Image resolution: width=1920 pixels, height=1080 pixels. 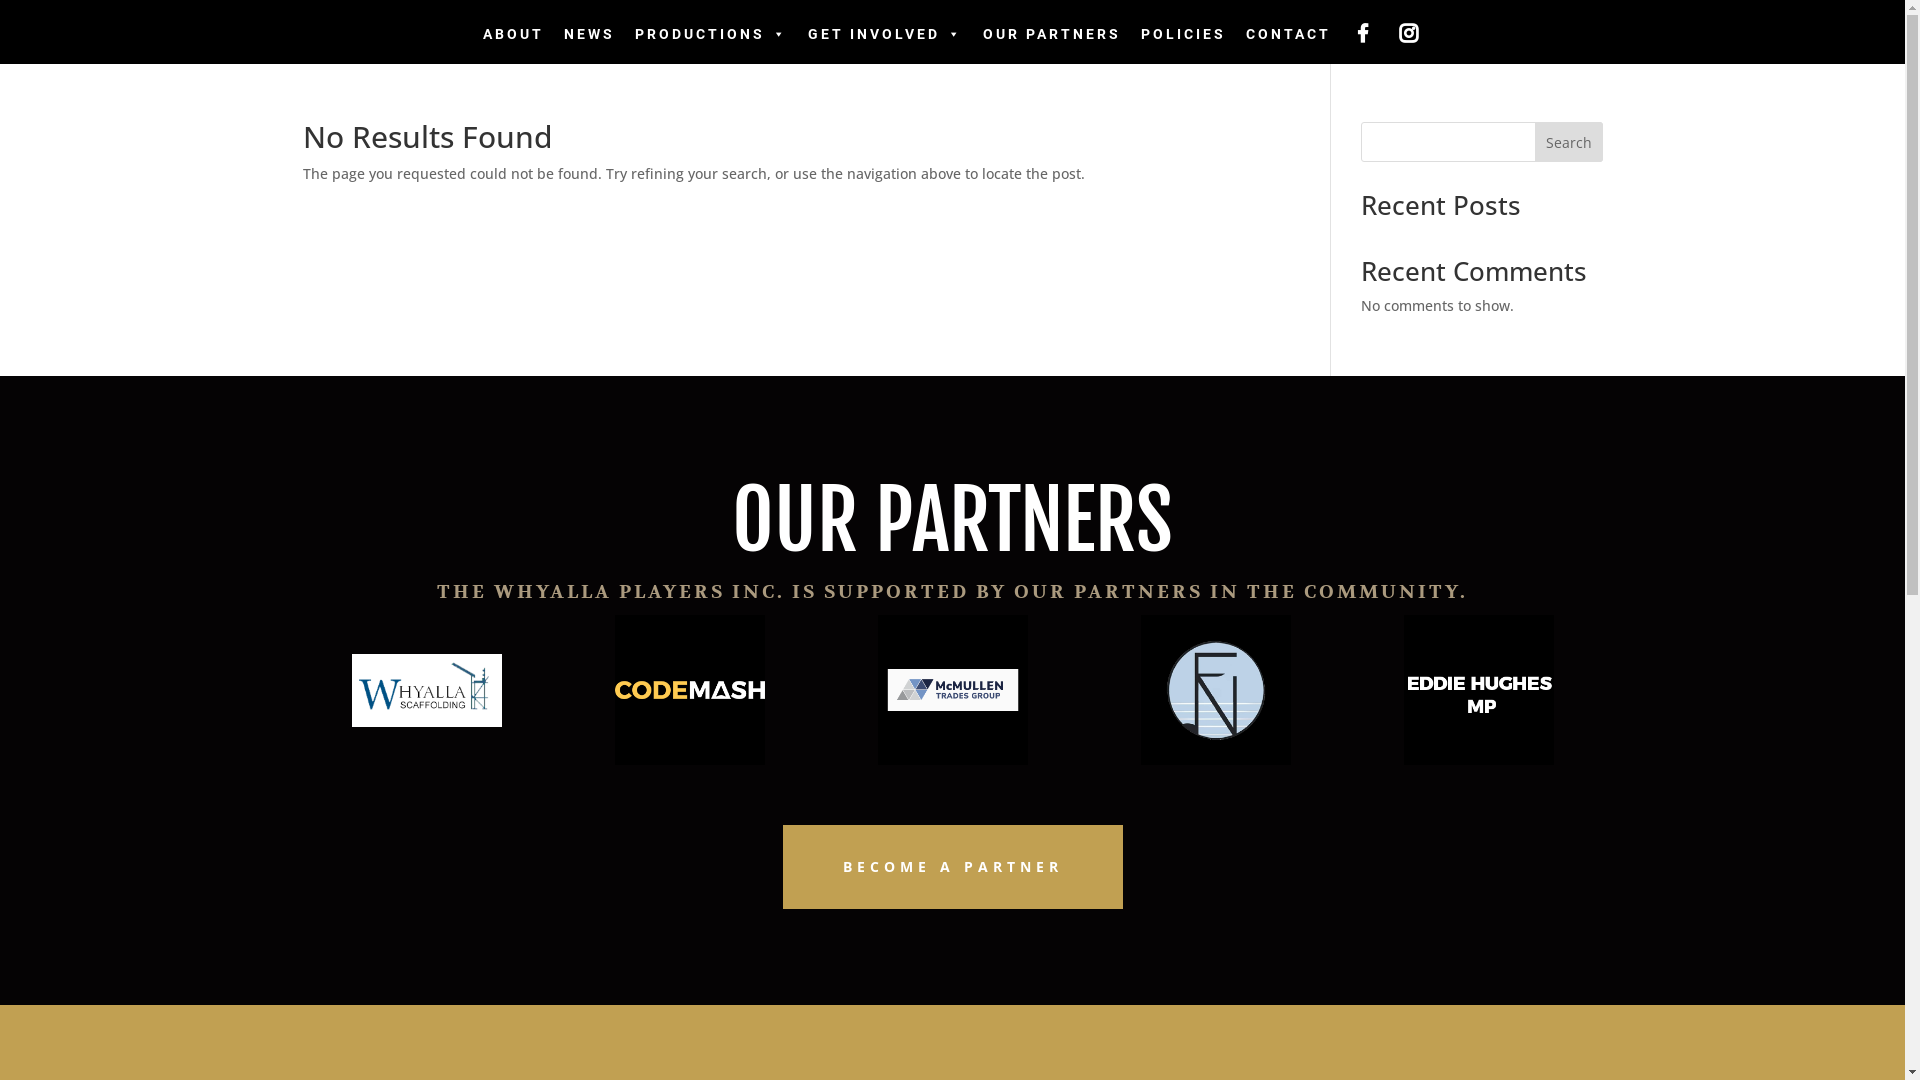 I want to click on 'CONTACT', so click(x=1235, y=34).